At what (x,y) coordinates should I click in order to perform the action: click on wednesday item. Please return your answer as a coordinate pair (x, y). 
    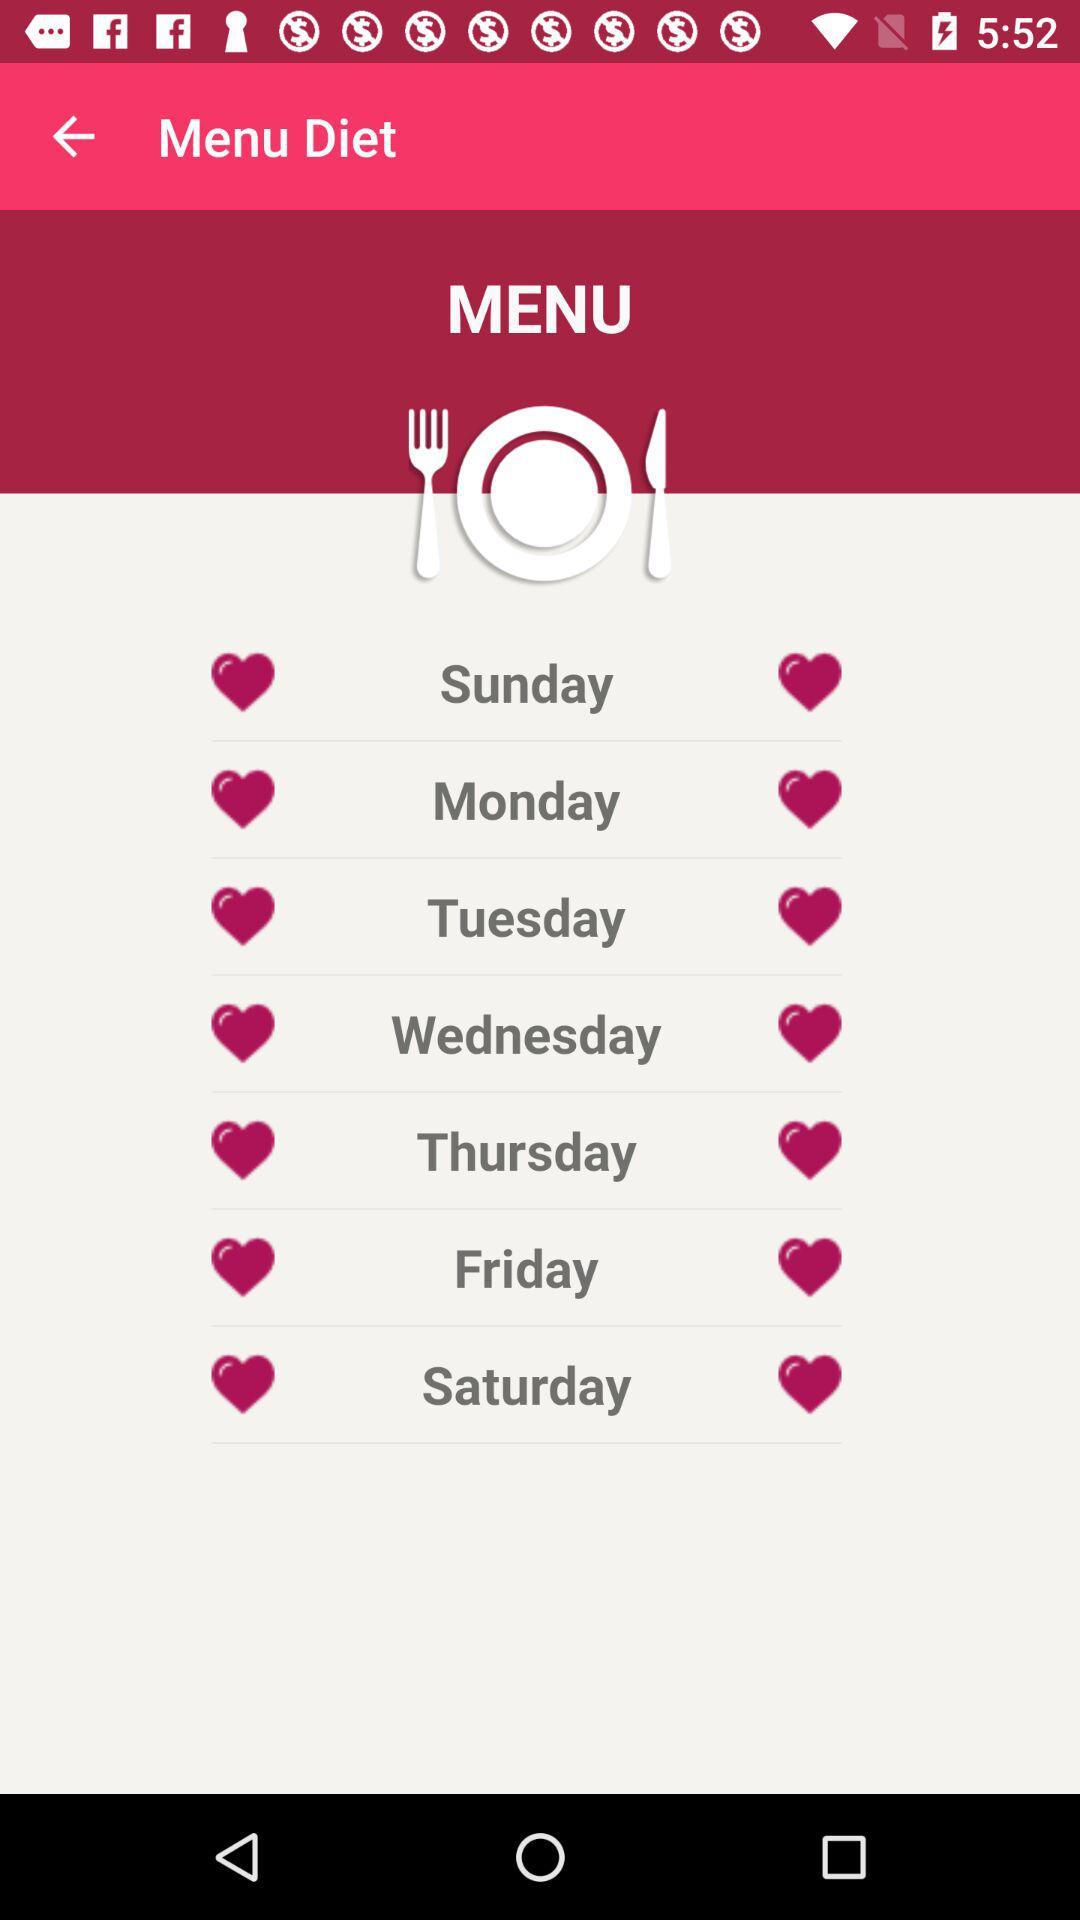
    Looking at the image, I should click on (525, 1033).